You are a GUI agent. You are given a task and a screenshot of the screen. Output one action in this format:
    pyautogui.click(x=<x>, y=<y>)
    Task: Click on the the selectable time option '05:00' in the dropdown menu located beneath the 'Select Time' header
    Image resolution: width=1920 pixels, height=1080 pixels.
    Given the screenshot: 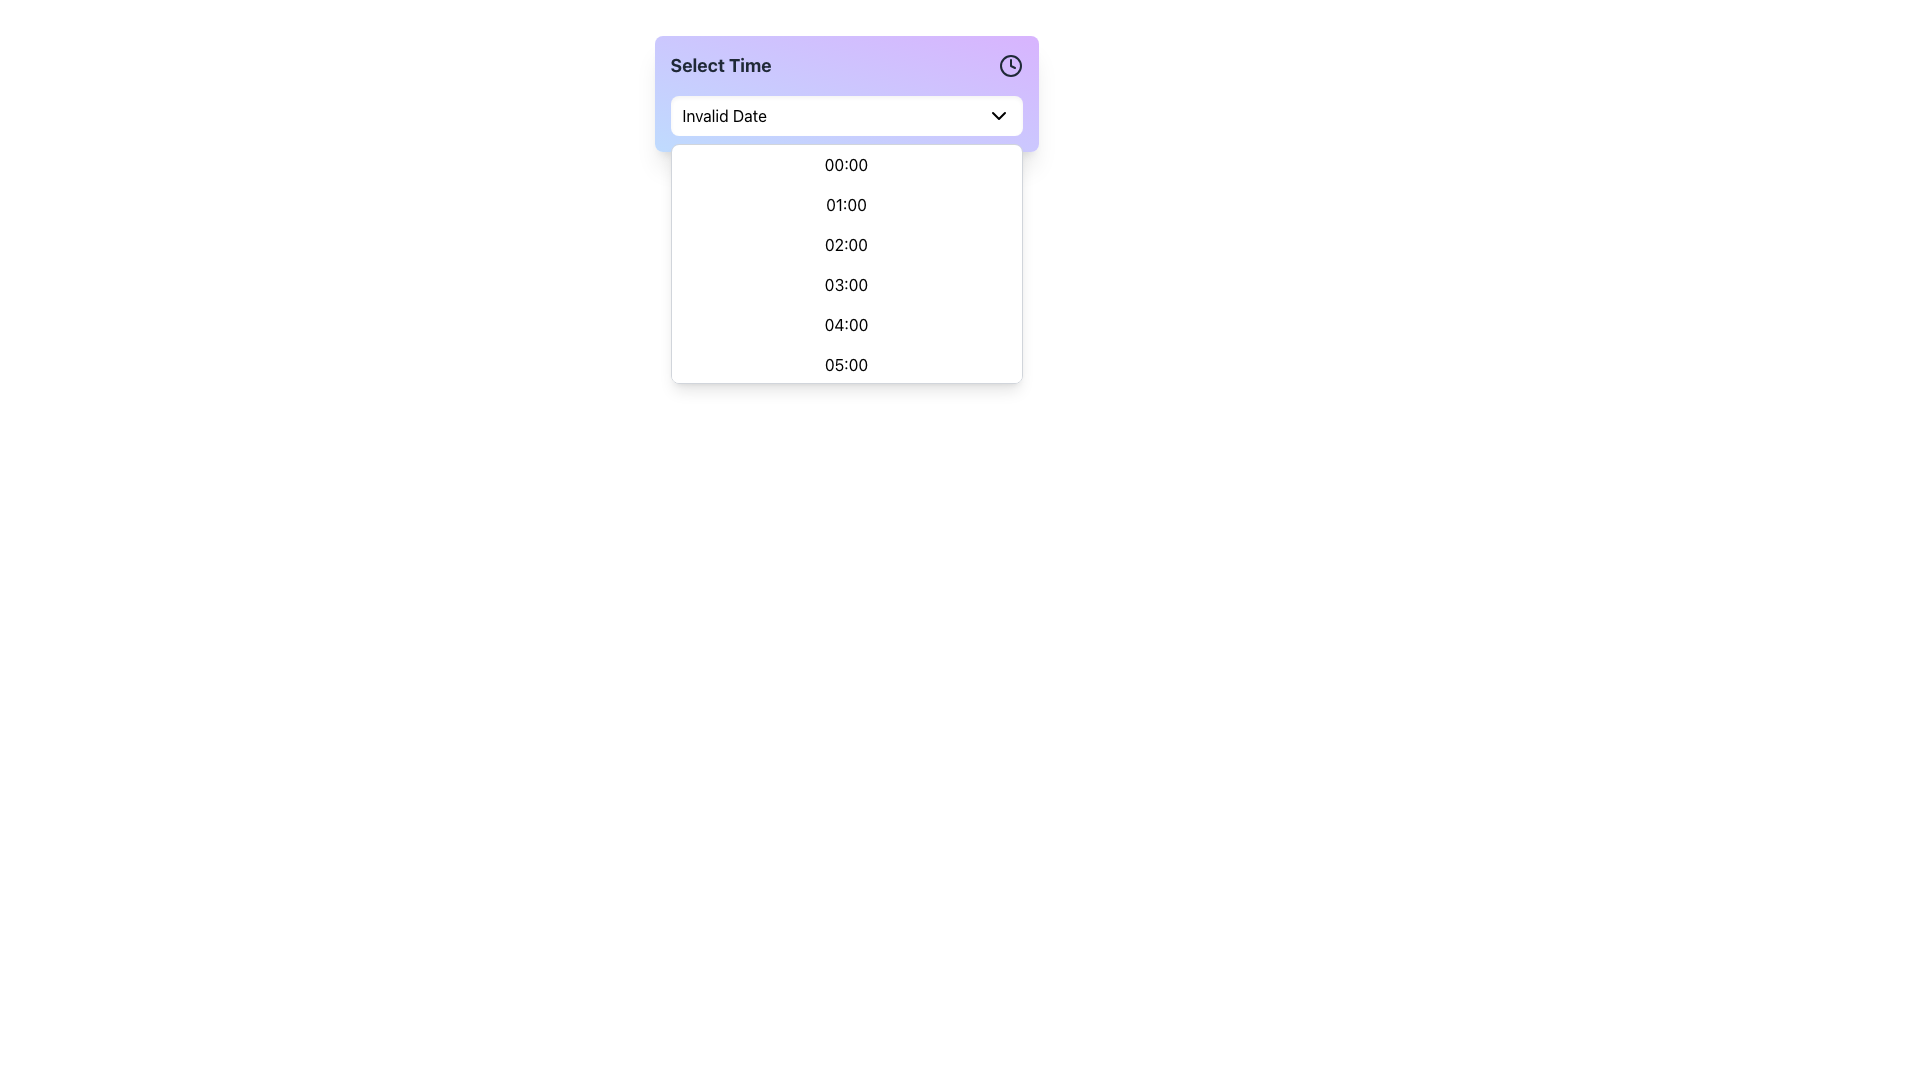 What is the action you would take?
    pyautogui.click(x=846, y=365)
    